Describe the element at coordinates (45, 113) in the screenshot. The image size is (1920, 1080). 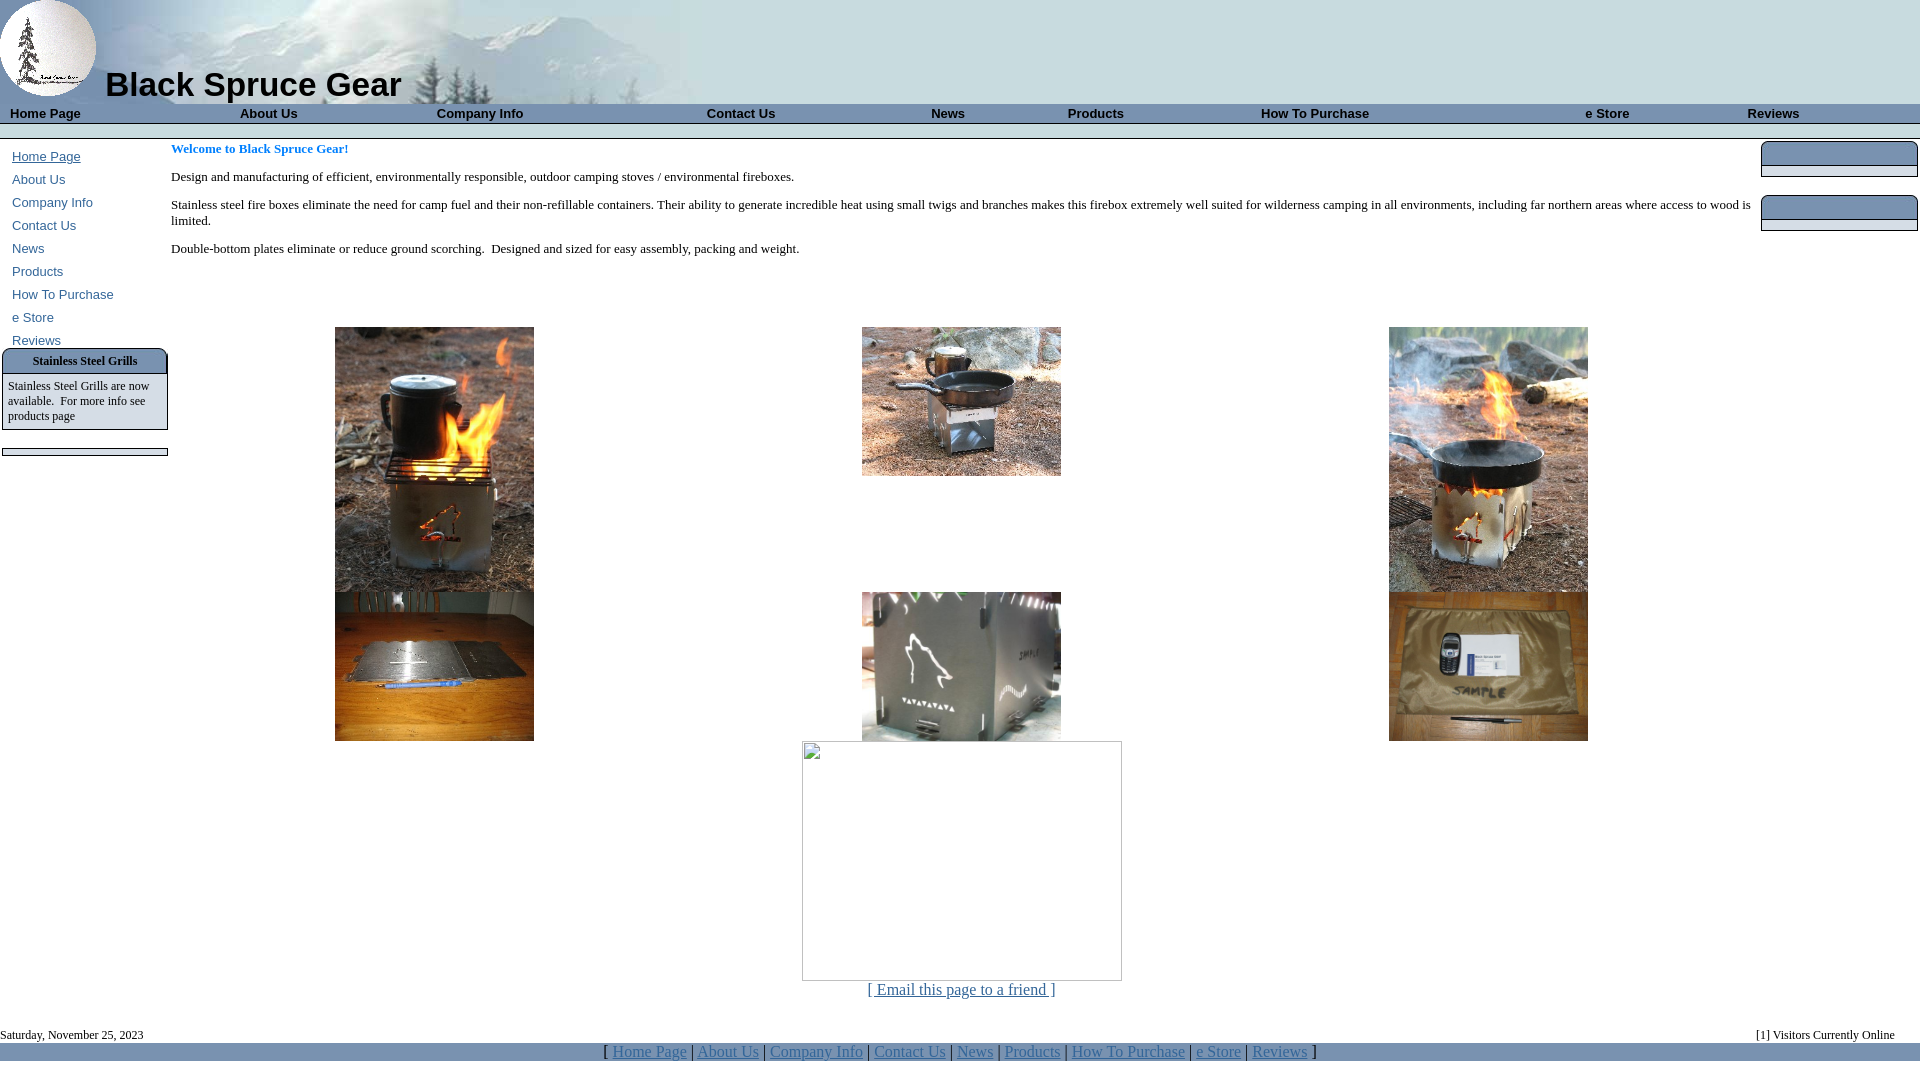
I see `'Home Page'` at that location.